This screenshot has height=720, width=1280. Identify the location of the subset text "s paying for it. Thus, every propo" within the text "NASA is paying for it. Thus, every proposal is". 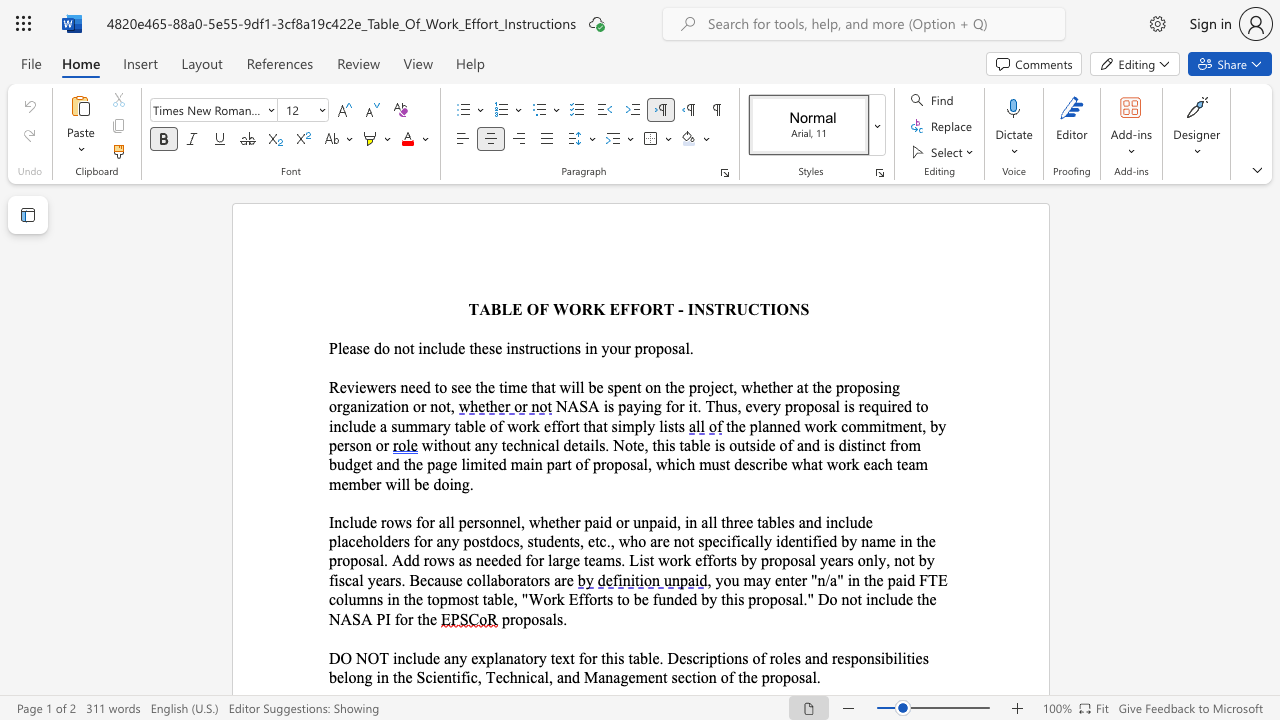
(607, 405).